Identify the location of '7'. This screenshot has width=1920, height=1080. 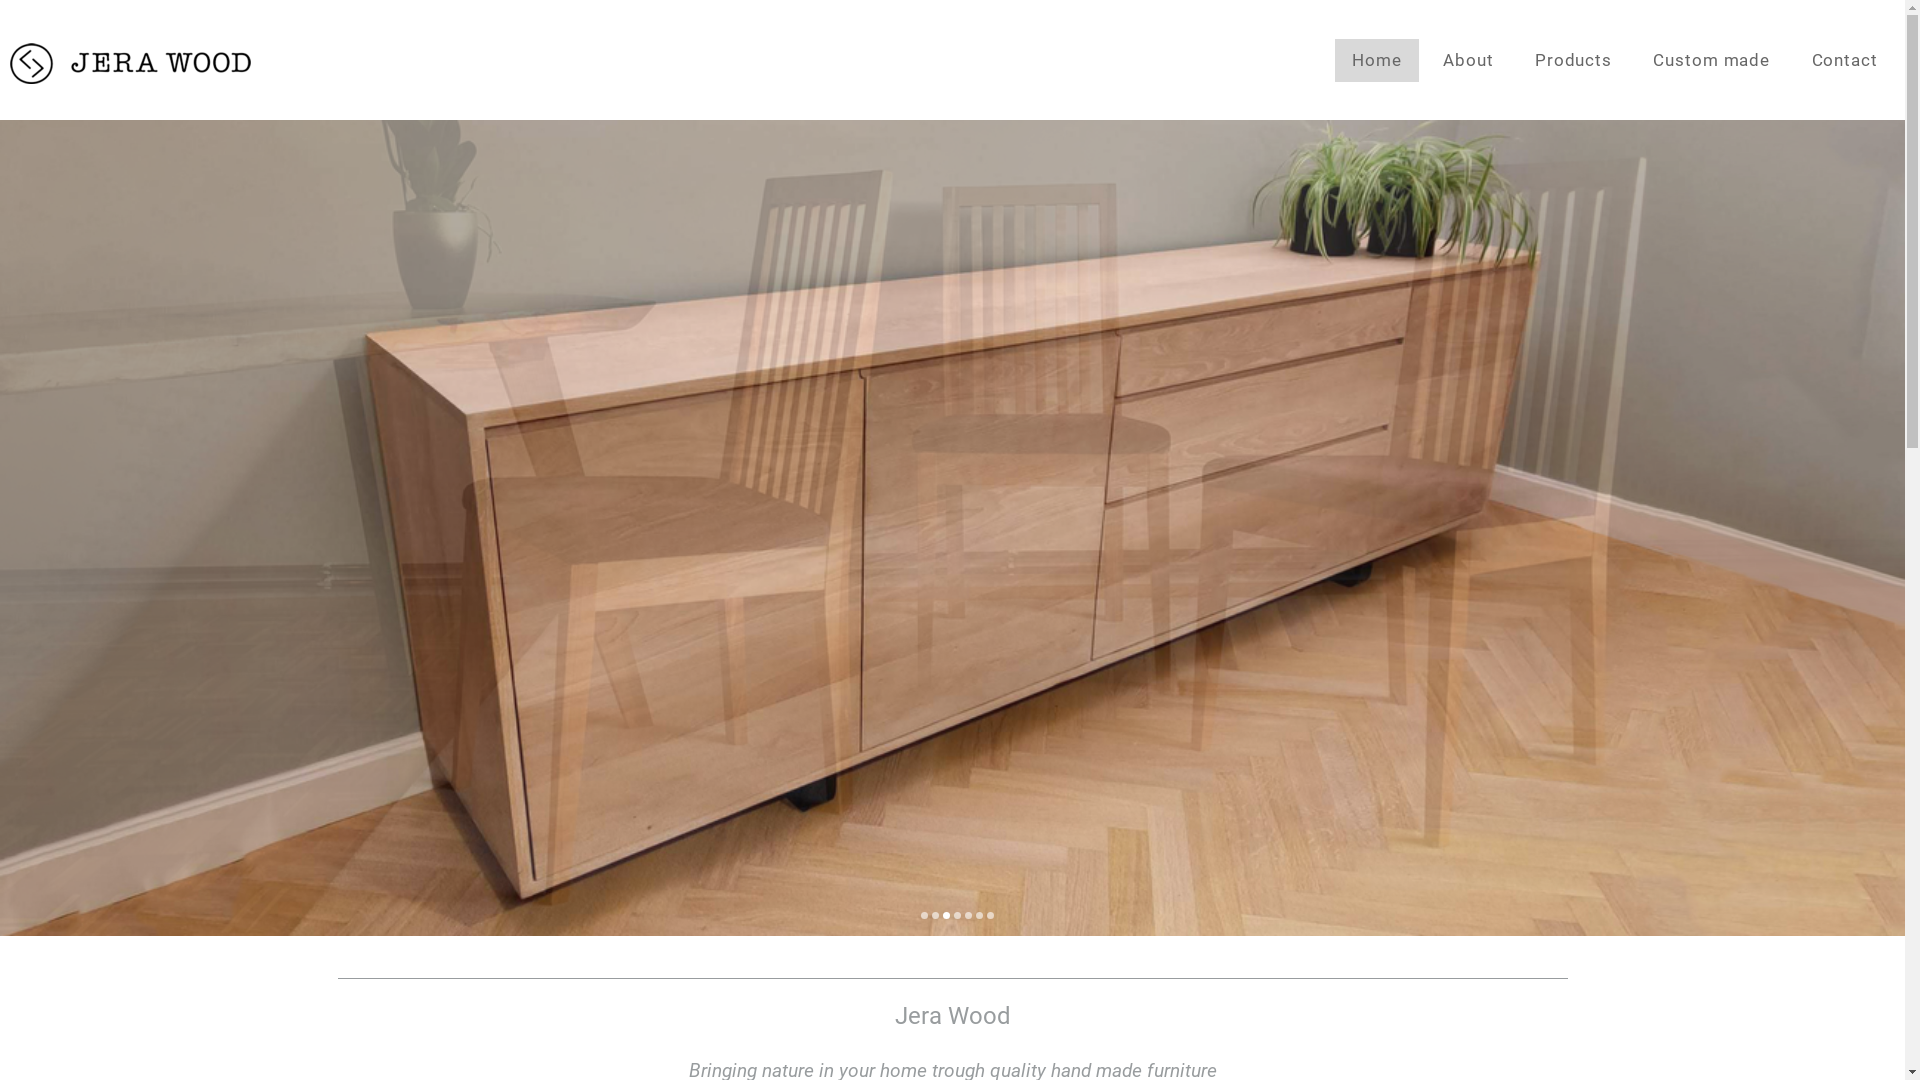
(990, 916).